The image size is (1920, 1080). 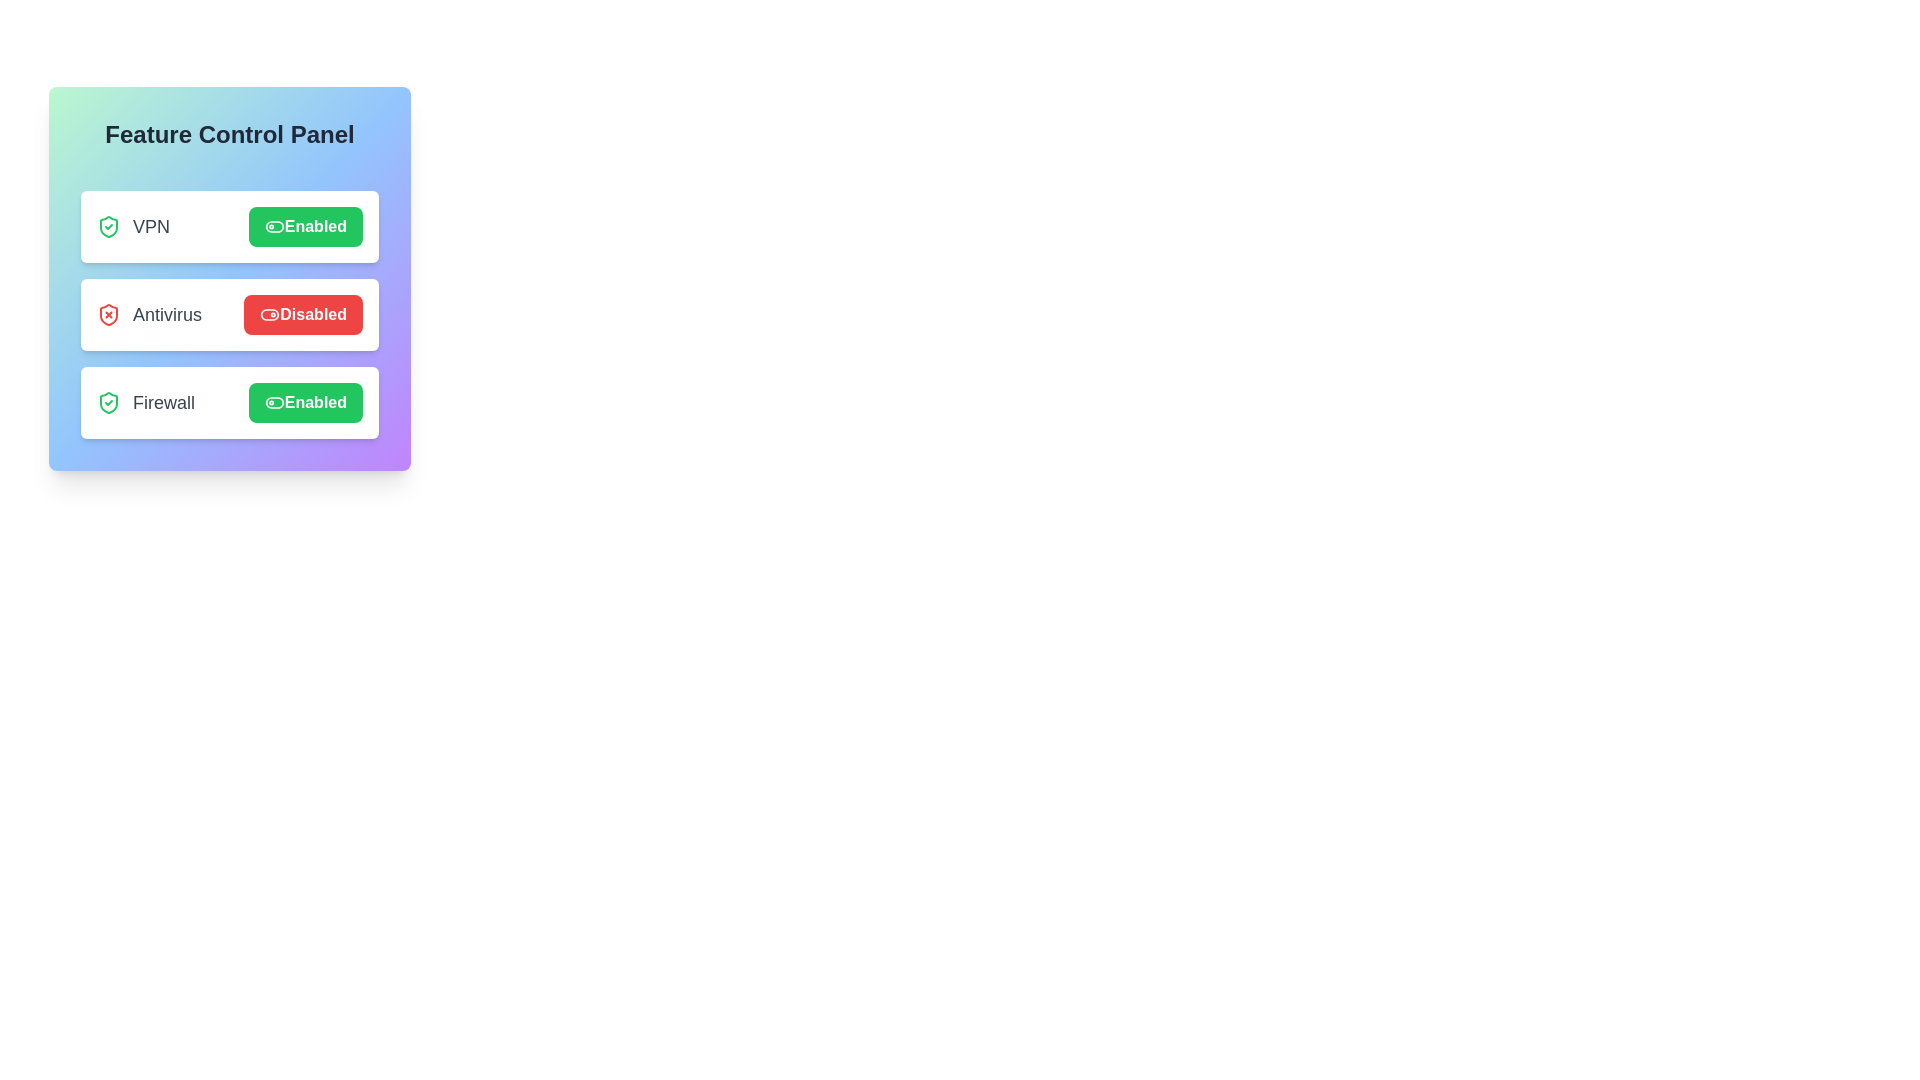 What do you see at coordinates (132, 226) in the screenshot?
I see `the feature name VPN to interact with it` at bounding box center [132, 226].